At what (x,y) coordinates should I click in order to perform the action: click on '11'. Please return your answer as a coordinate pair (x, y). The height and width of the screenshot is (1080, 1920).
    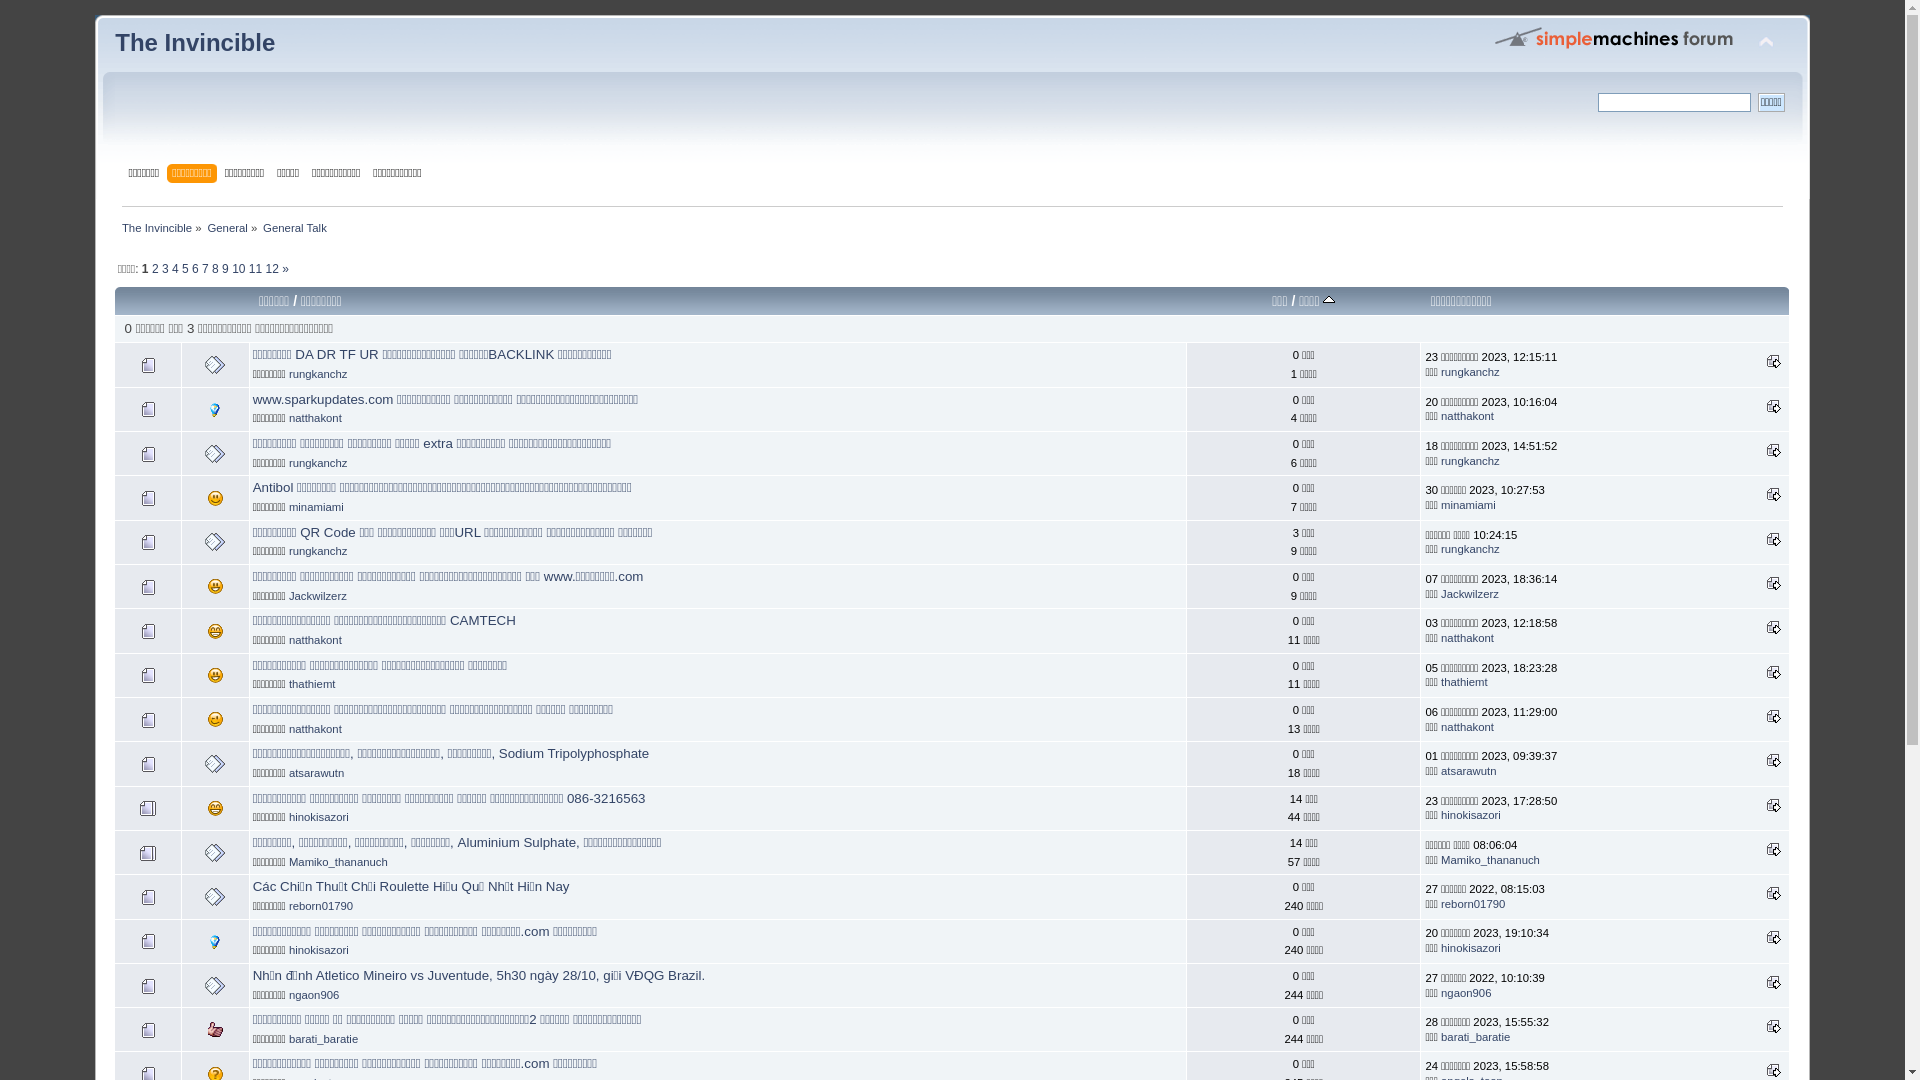
    Looking at the image, I should click on (254, 268).